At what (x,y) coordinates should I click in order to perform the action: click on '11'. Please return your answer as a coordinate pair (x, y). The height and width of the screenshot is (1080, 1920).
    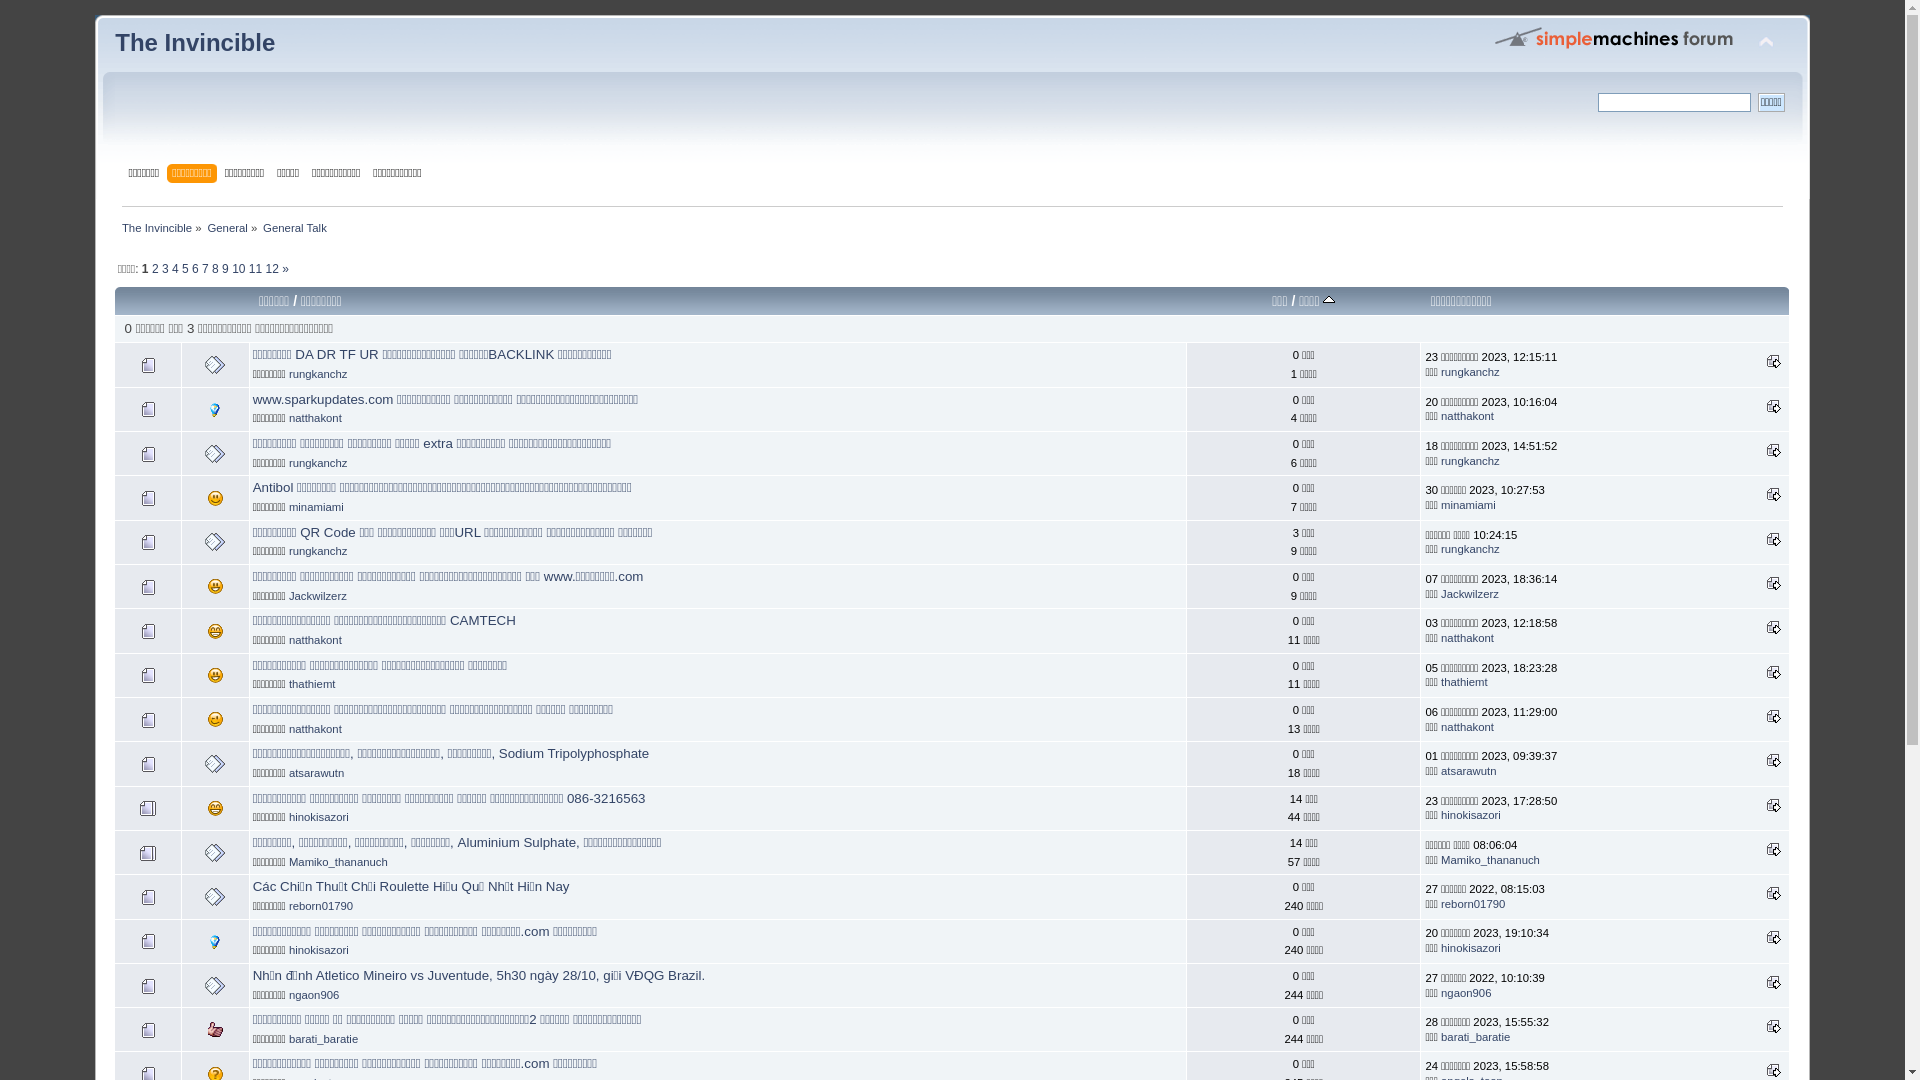
    Looking at the image, I should click on (254, 268).